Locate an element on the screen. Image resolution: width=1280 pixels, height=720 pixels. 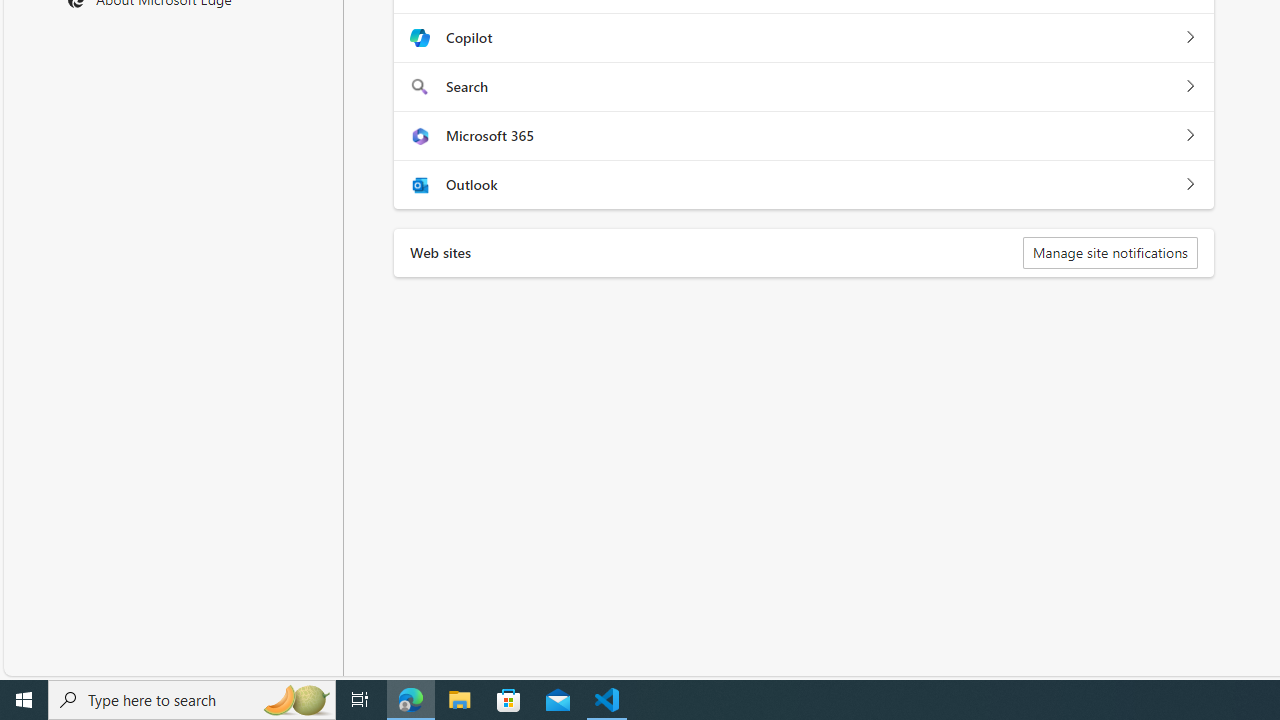
'Manage site notifications' is located at coordinates (1108, 252).